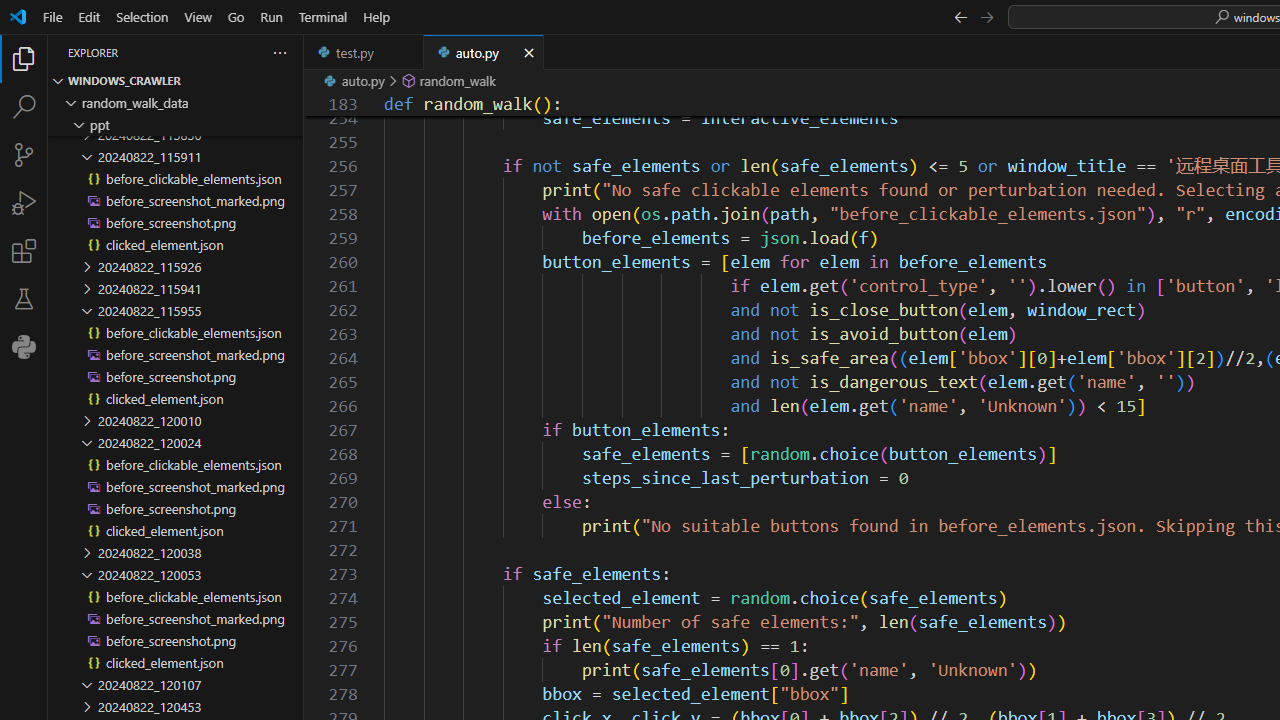 The height and width of the screenshot is (720, 1280). I want to click on 'Tab actions', so click(528, 51).